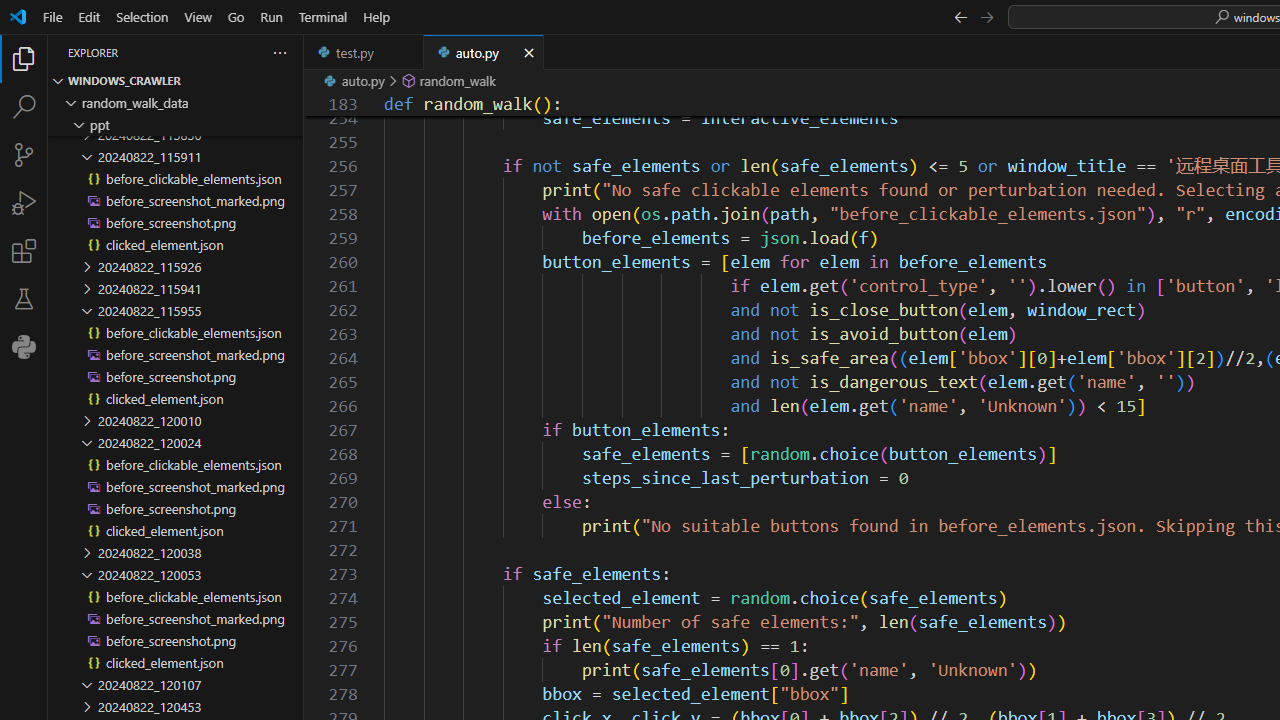 The height and width of the screenshot is (720, 1280). I want to click on 'Tab actions', so click(528, 51).